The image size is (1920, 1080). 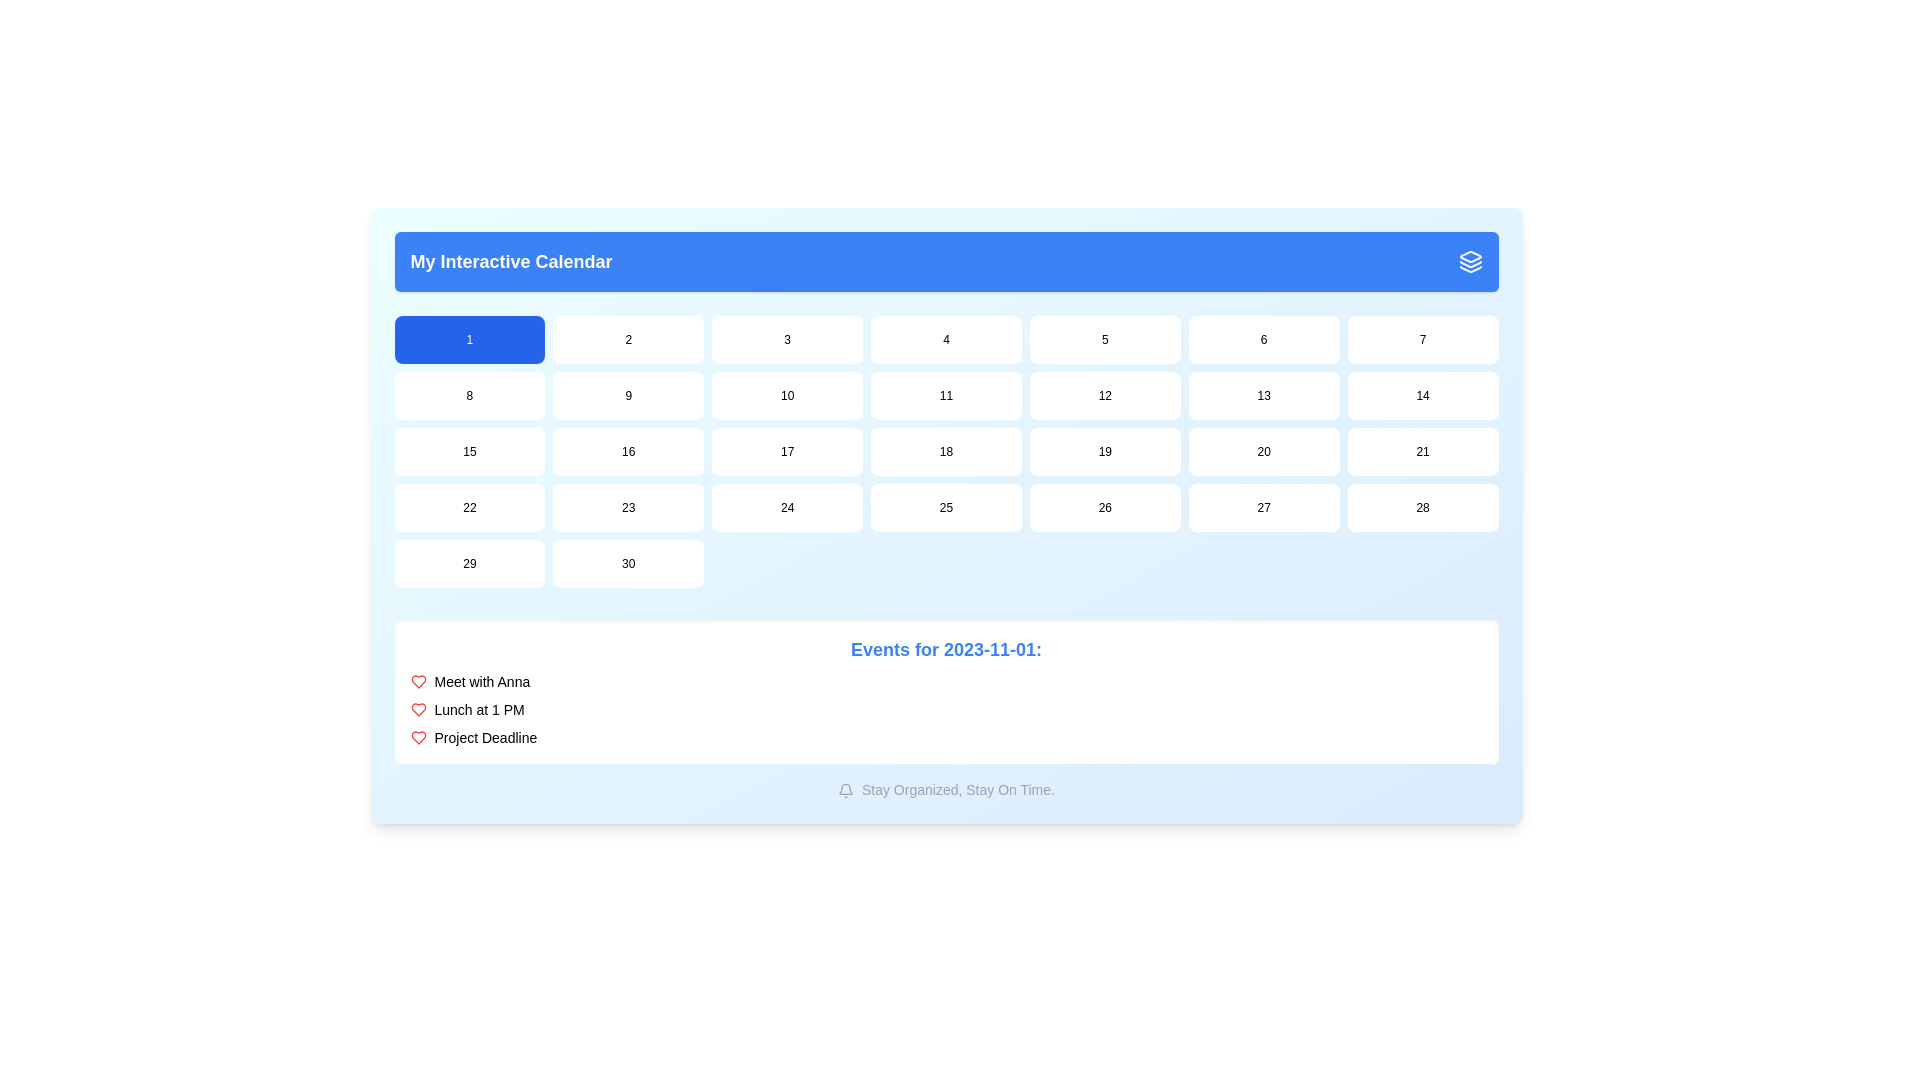 I want to click on the small rectangular button labeled '28' in the fifth row and seventh column of the calendar grid, so click(x=1422, y=507).